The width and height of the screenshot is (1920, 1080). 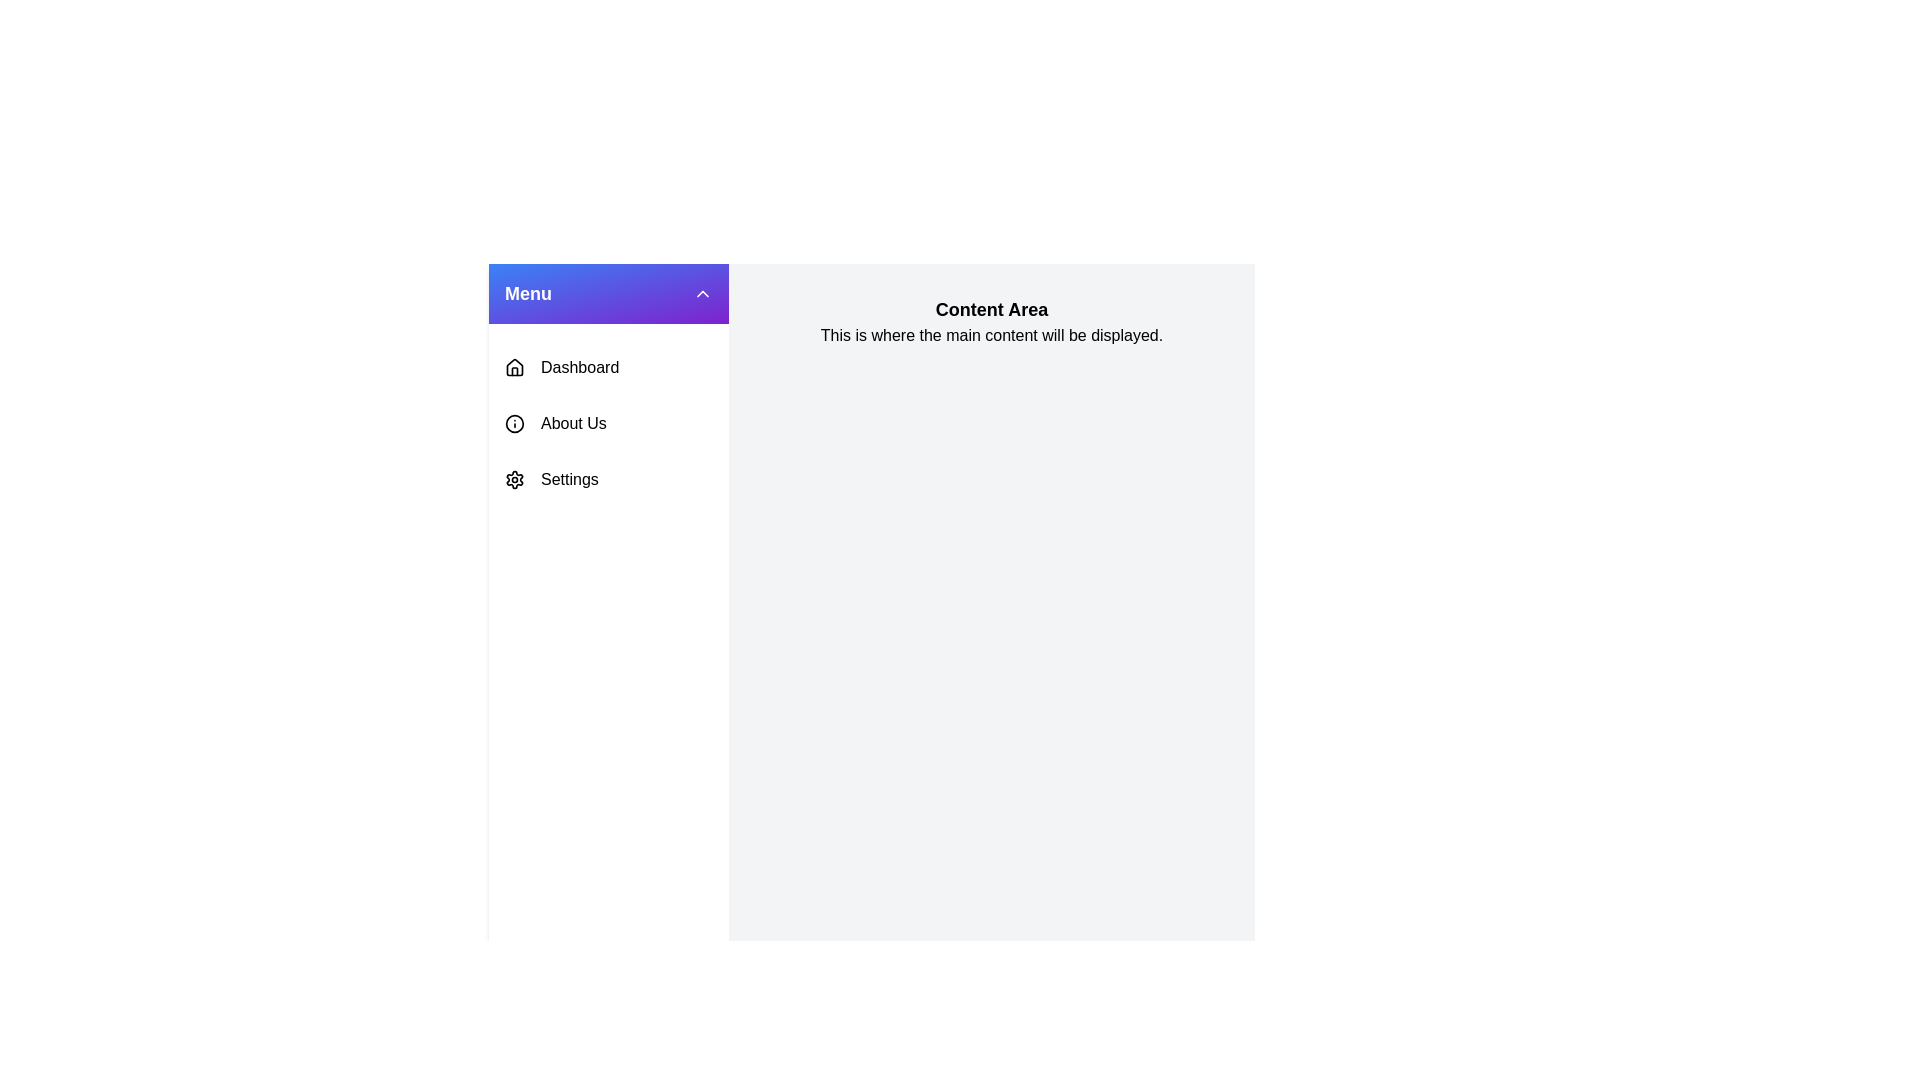 What do you see at coordinates (608, 479) in the screenshot?
I see `the menu item Settings to observe its hover effect` at bounding box center [608, 479].